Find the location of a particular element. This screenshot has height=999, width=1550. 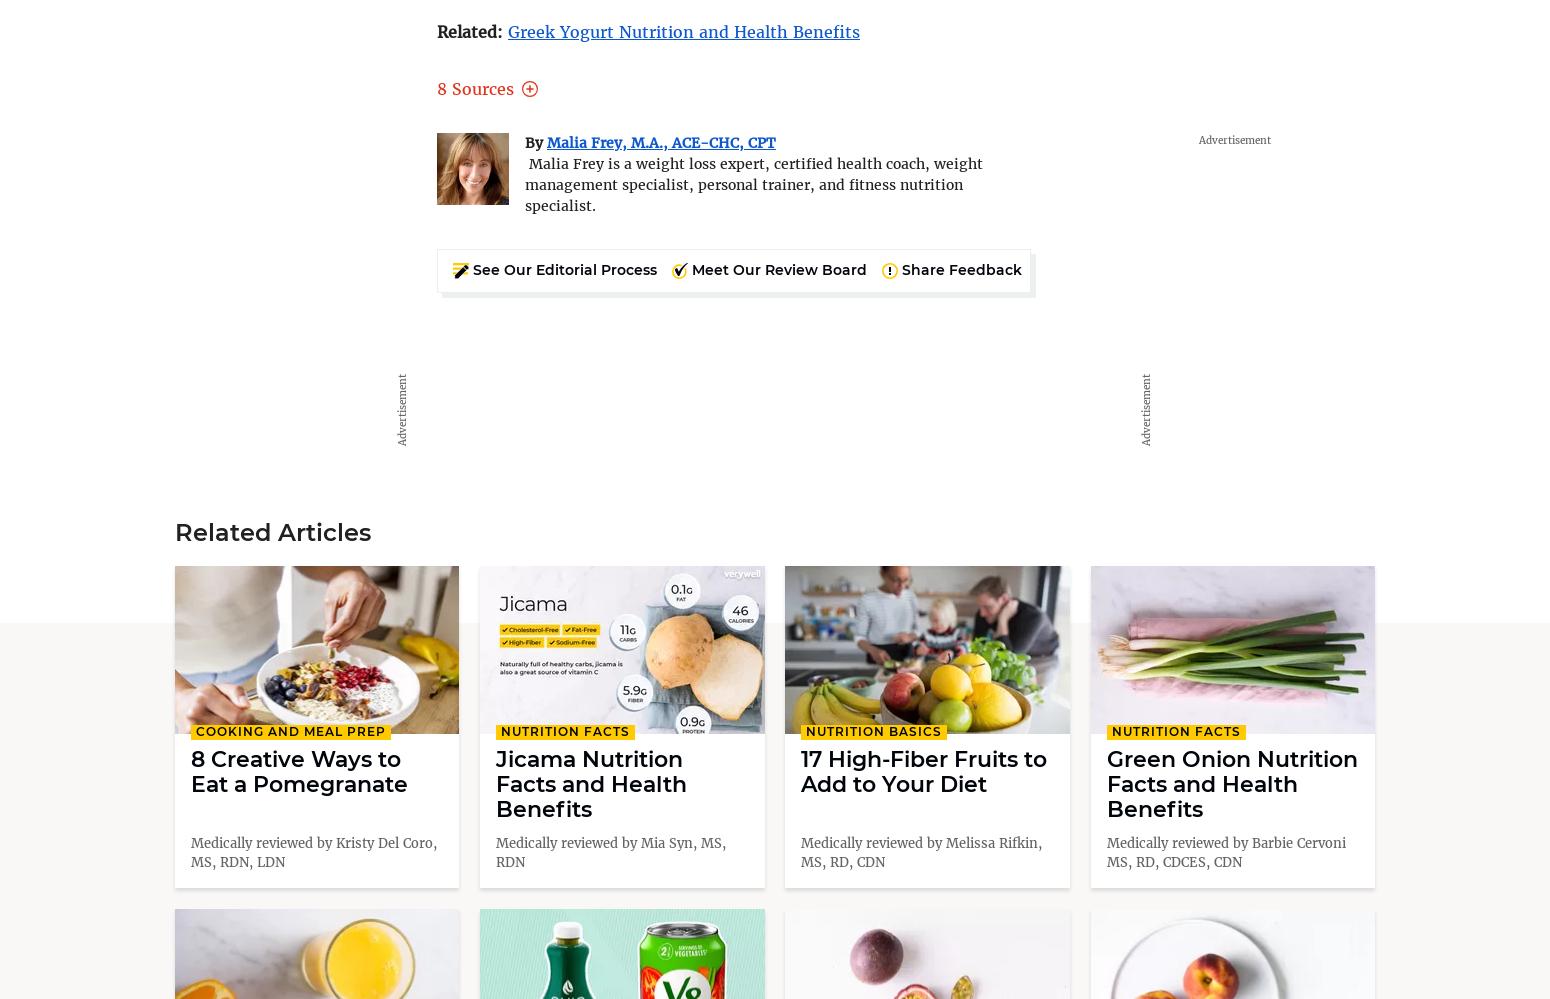

'Greek Yogurt Nutrition and Health Benefits' is located at coordinates (683, 31).